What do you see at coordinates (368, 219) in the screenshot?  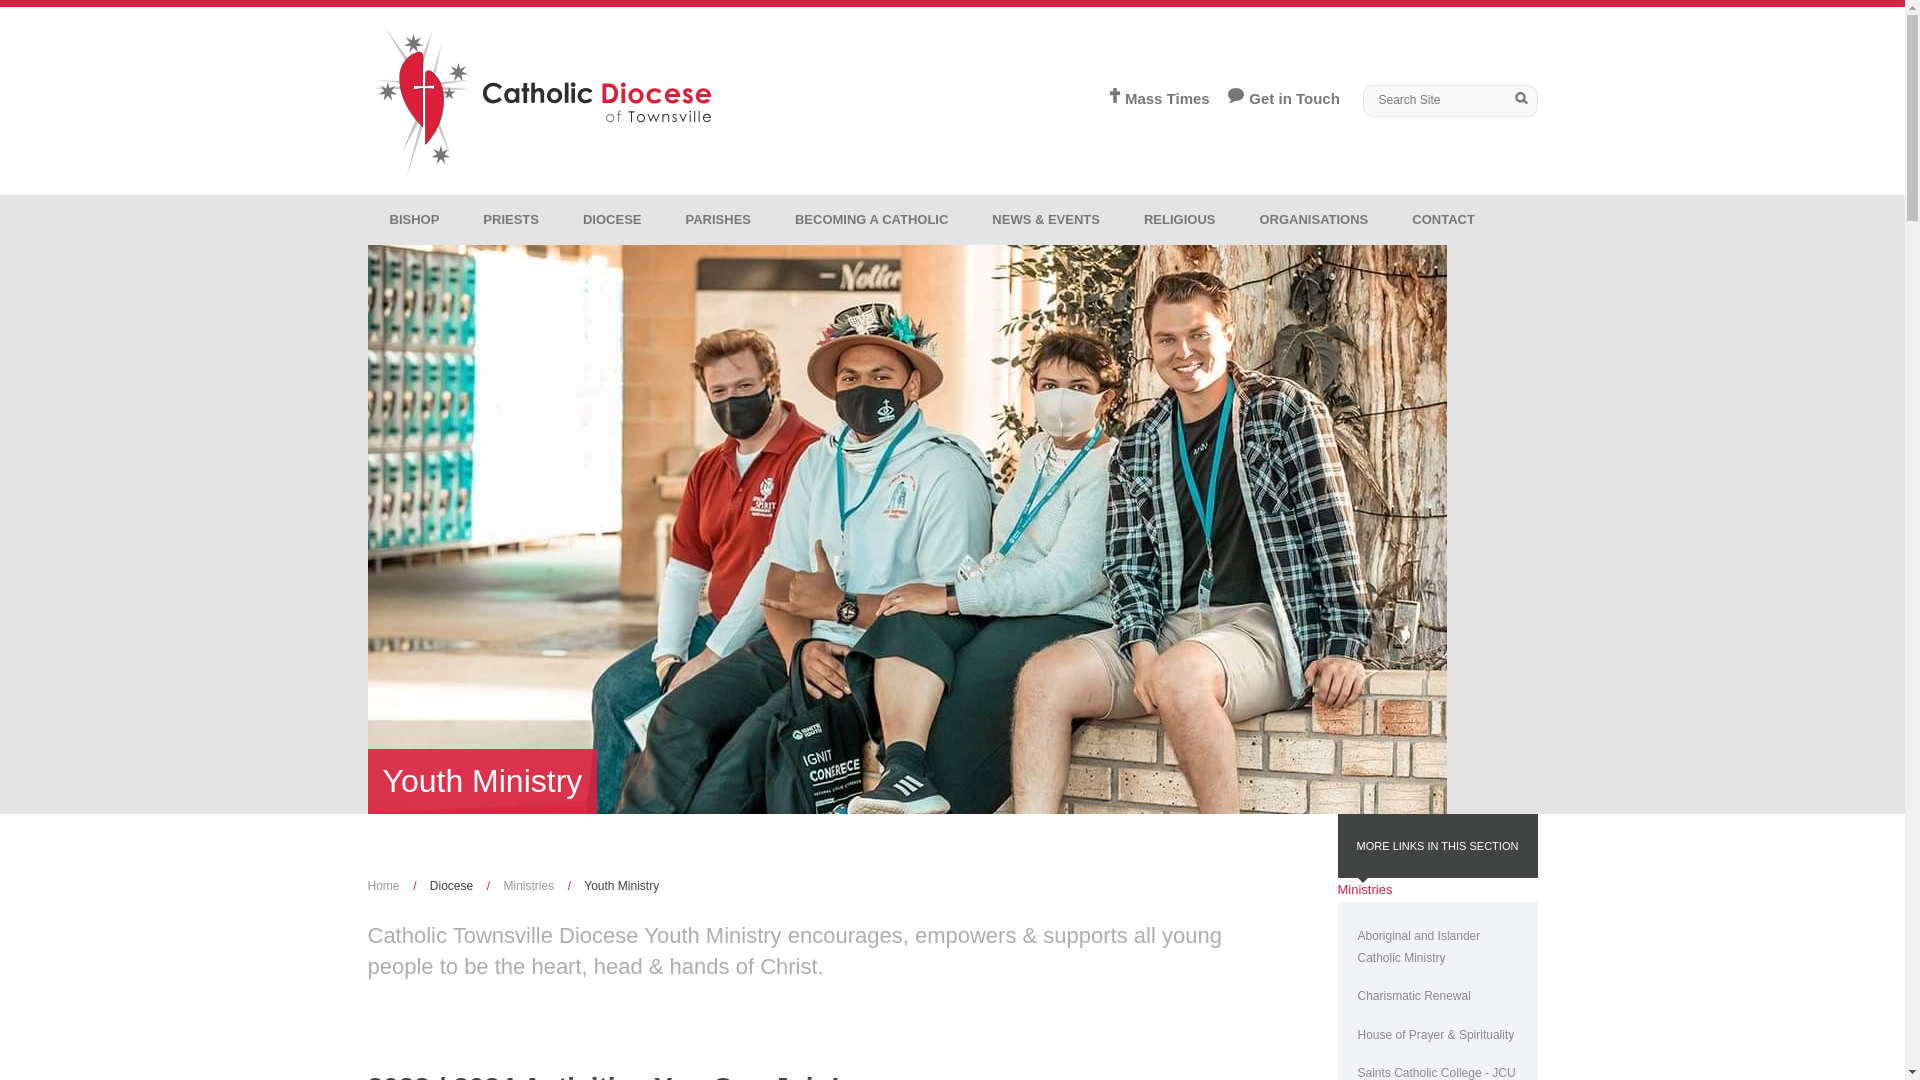 I see `'BISHOP'` at bounding box center [368, 219].